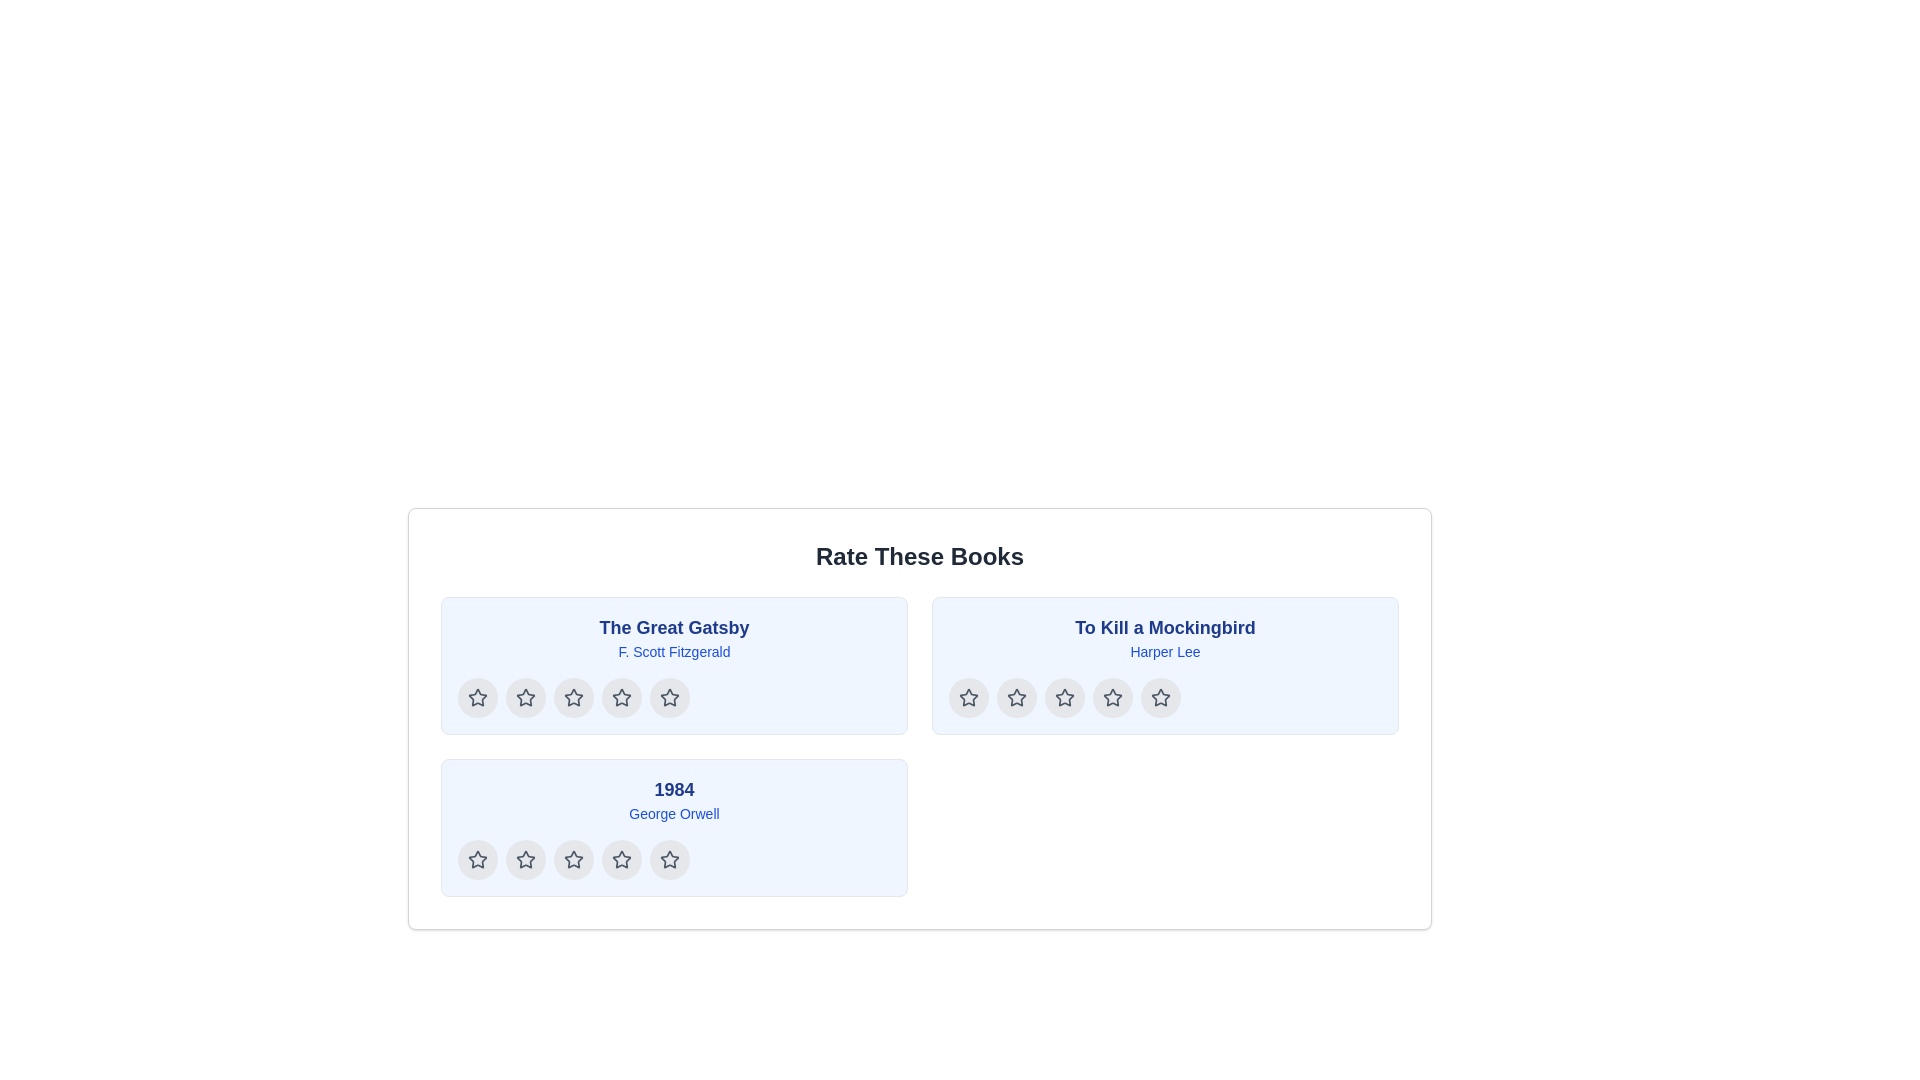 This screenshot has height=1080, width=1920. What do you see at coordinates (621, 858) in the screenshot?
I see `the fourth star-shaped rating icon in the book rating interface for the book labeled '1984'` at bounding box center [621, 858].